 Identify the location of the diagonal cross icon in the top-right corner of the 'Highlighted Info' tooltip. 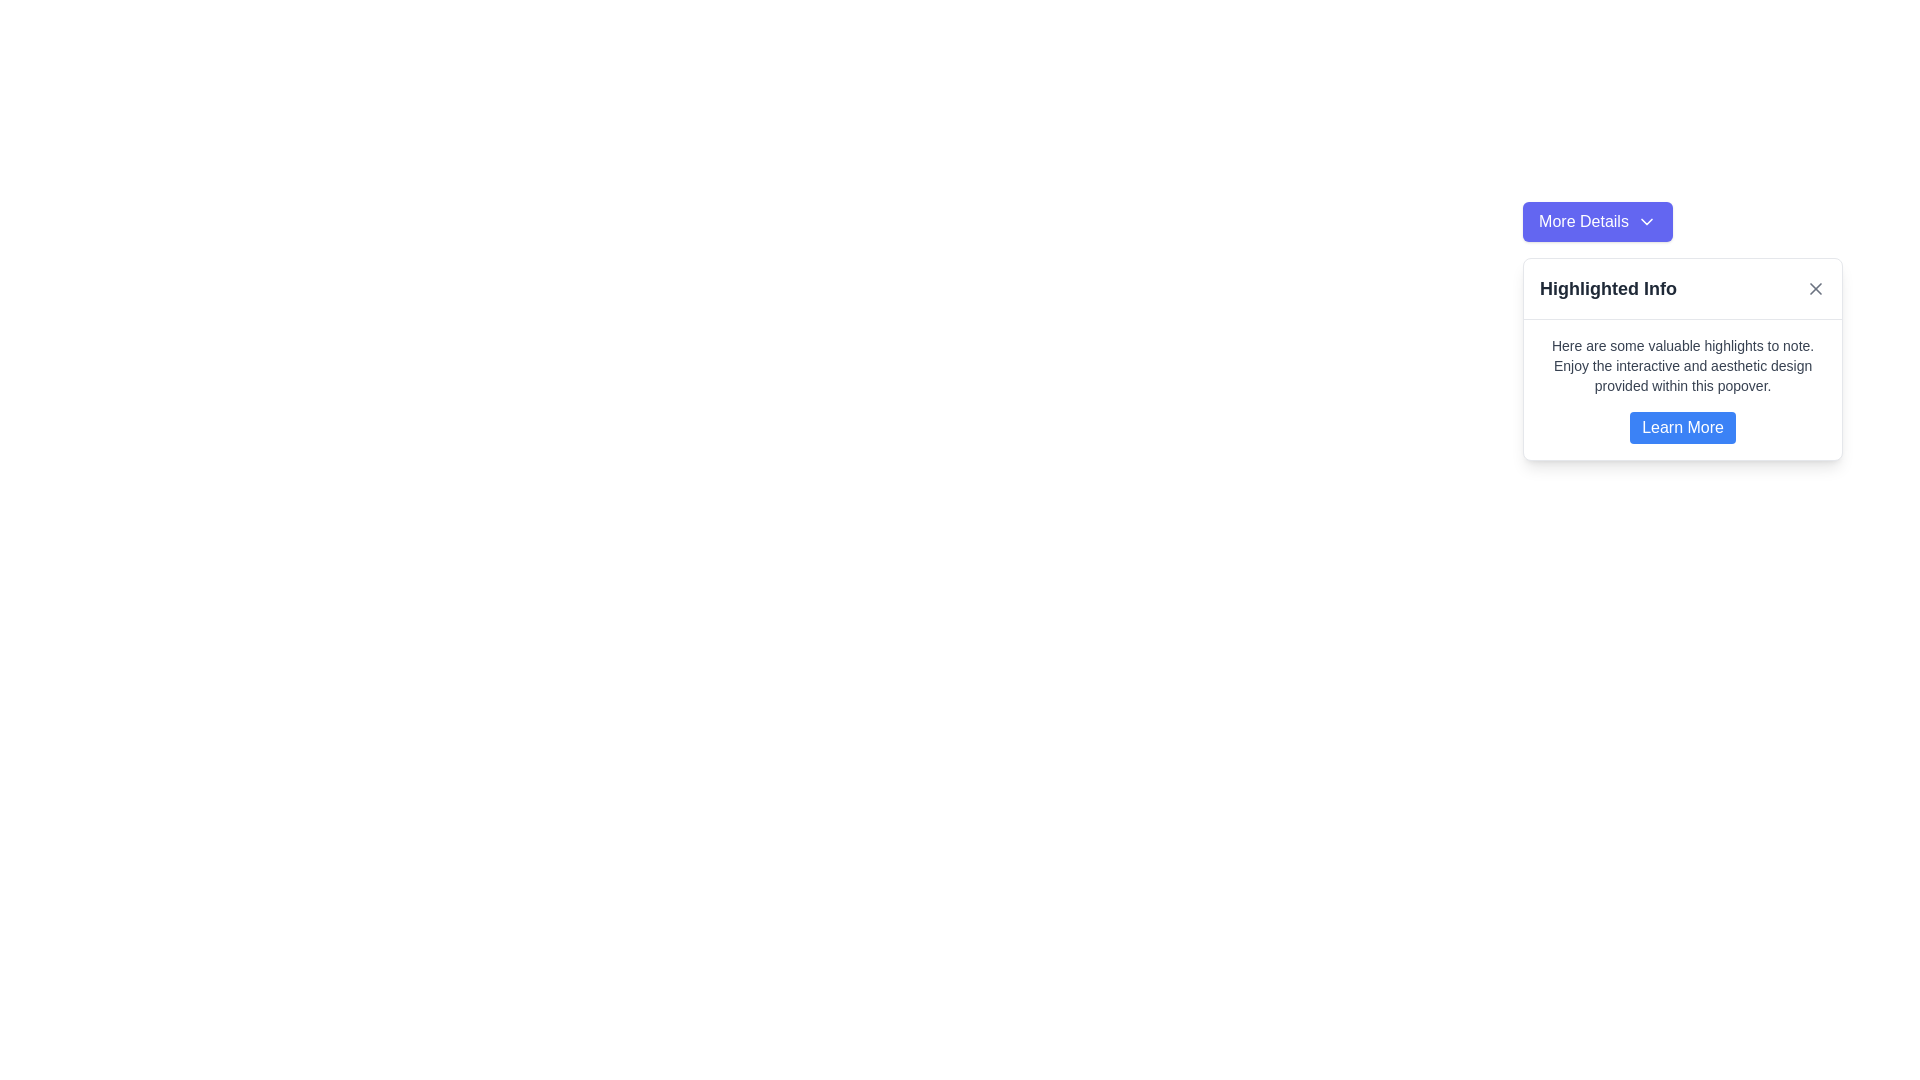
(1816, 289).